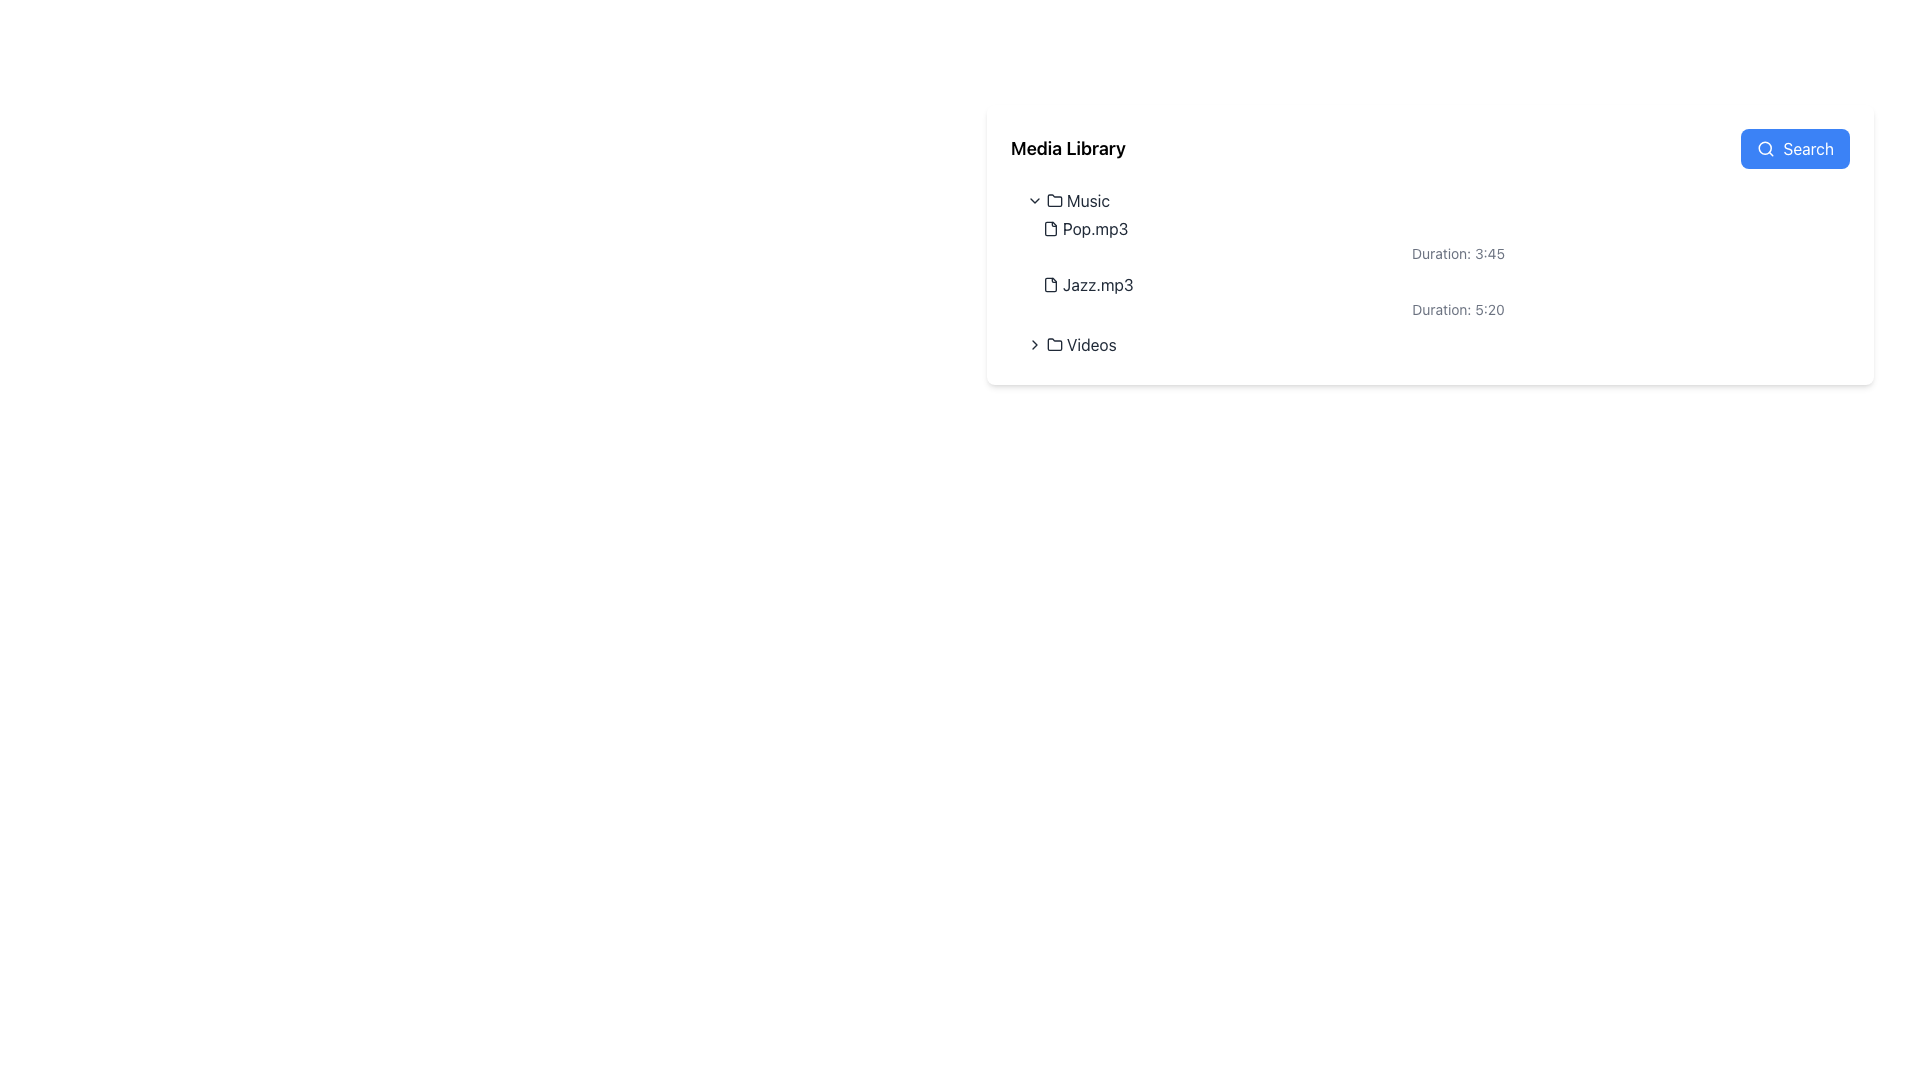 This screenshot has width=1920, height=1080. I want to click on the folder icon representing the 'Videos' category in the media library, located in the third entry of the list, so click(1054, 343).